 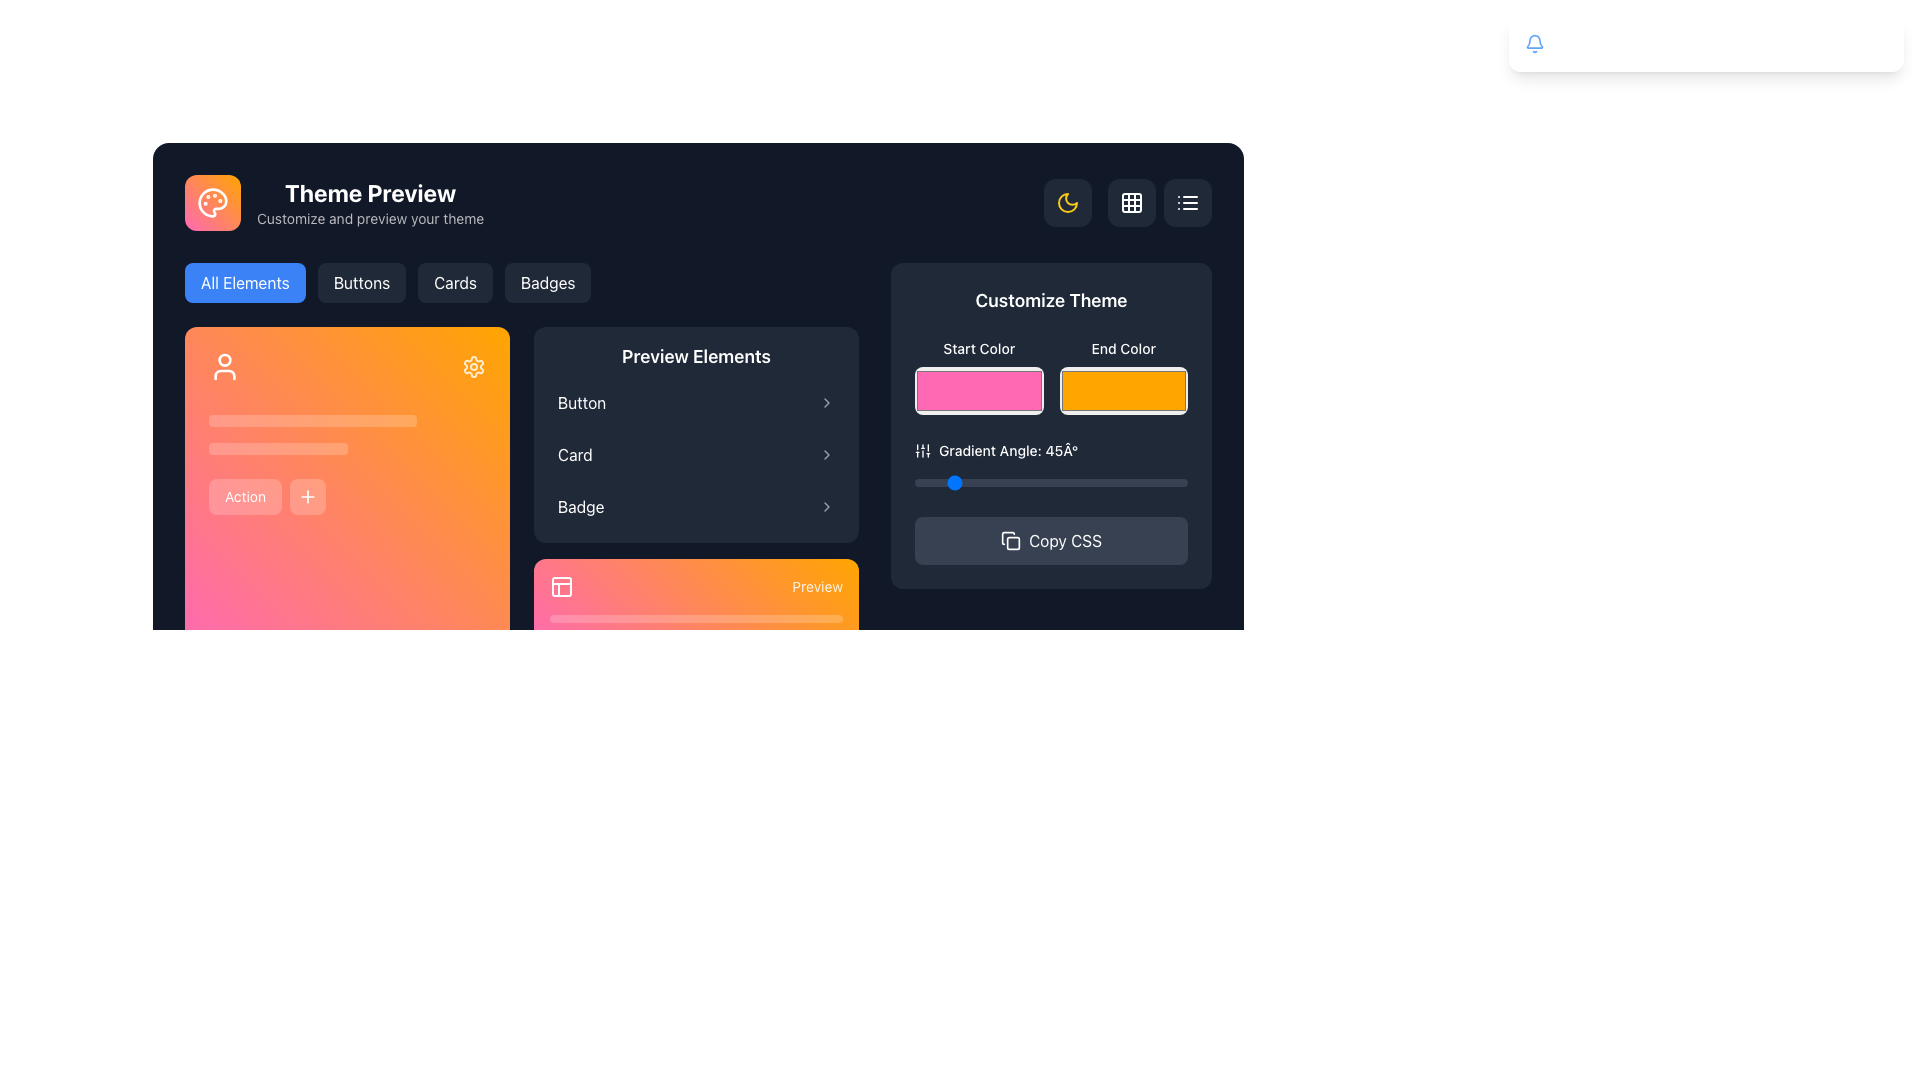 What do you see at coordinates (1140, 482) in the screenshot?
I see `the gradient angle` at bounding box center [1140, 482].